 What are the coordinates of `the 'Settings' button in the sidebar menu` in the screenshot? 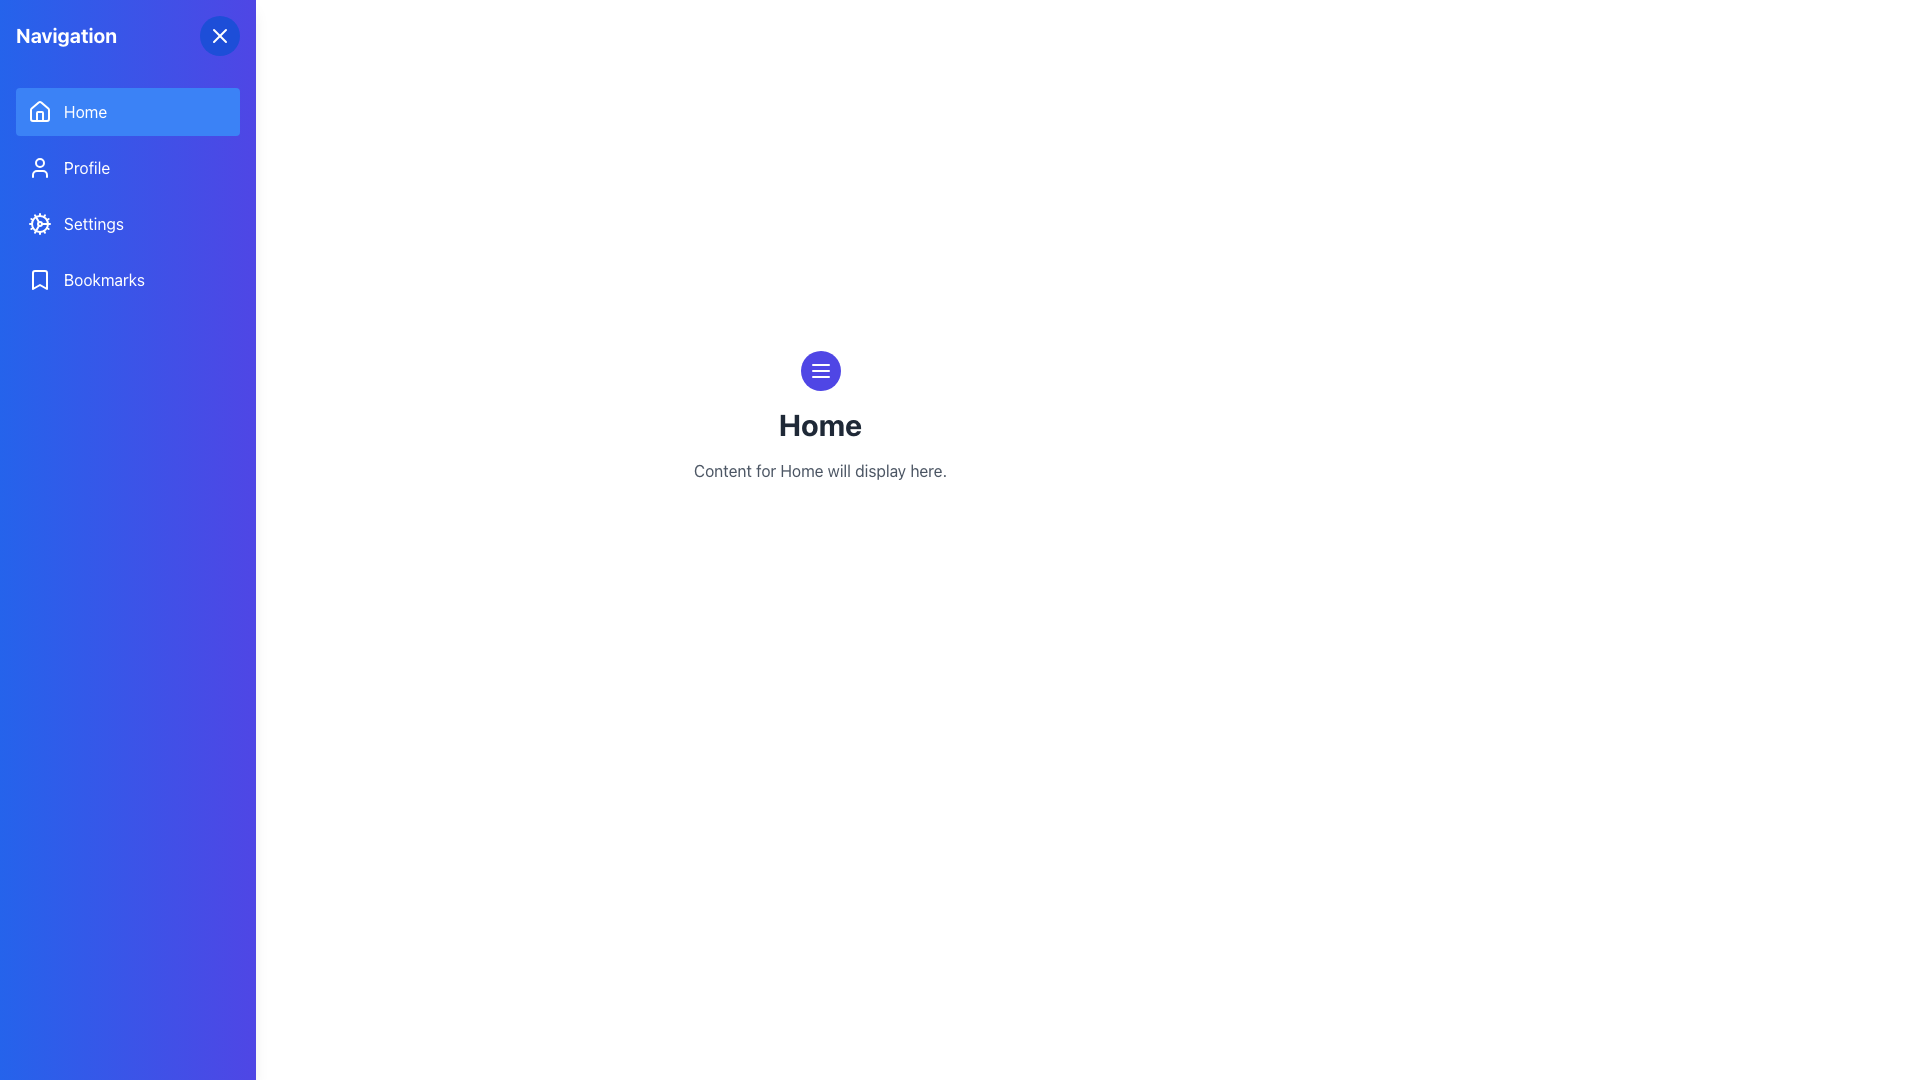 It's located at (127, 223).